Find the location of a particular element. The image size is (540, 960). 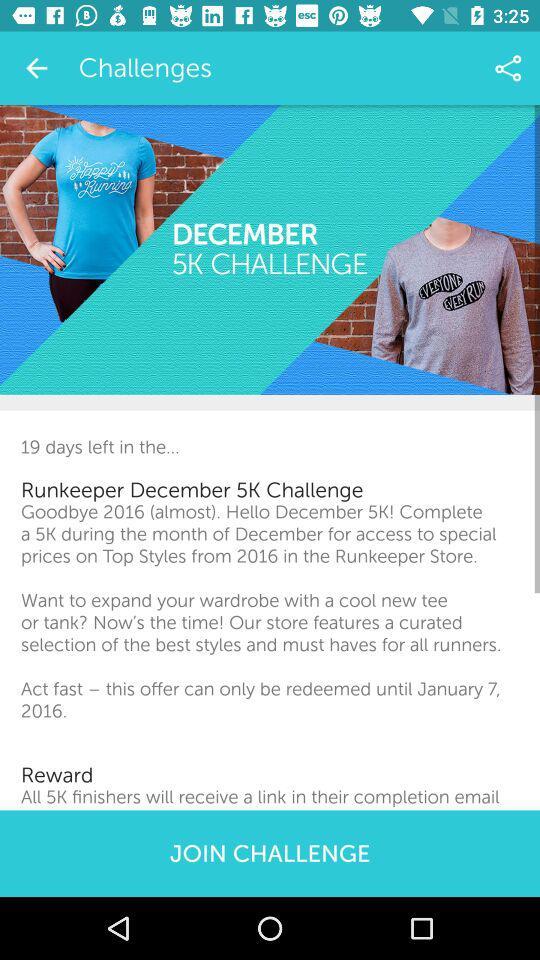

item below all 5k finishers item is located at coordinates (270, 852).